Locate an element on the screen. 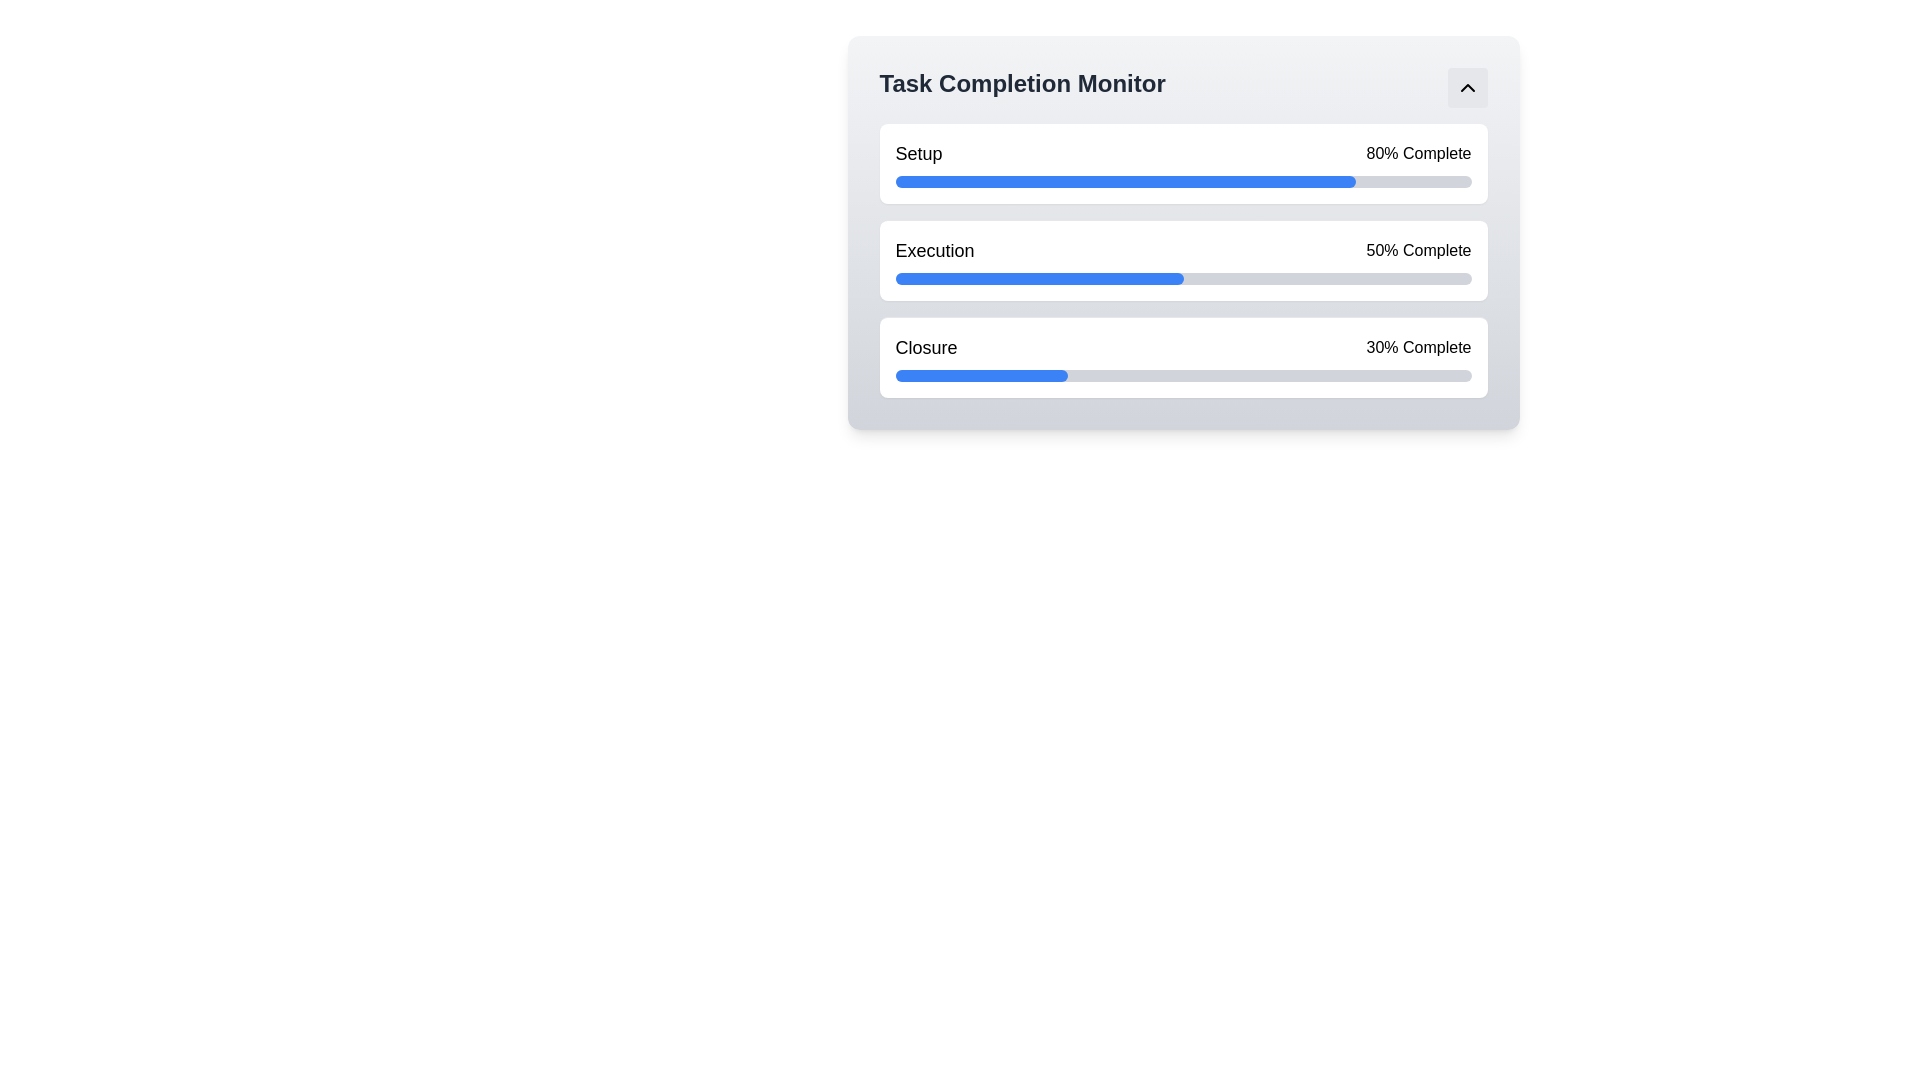  the Progress Indicator Label (Text) that indicates the progress percentage (30%) of the 'Closure' task, positioned to the far right of the accompanying text 'Closure' within the 'Task Completion Monitor' interface is located at coordinates (1418, 346).